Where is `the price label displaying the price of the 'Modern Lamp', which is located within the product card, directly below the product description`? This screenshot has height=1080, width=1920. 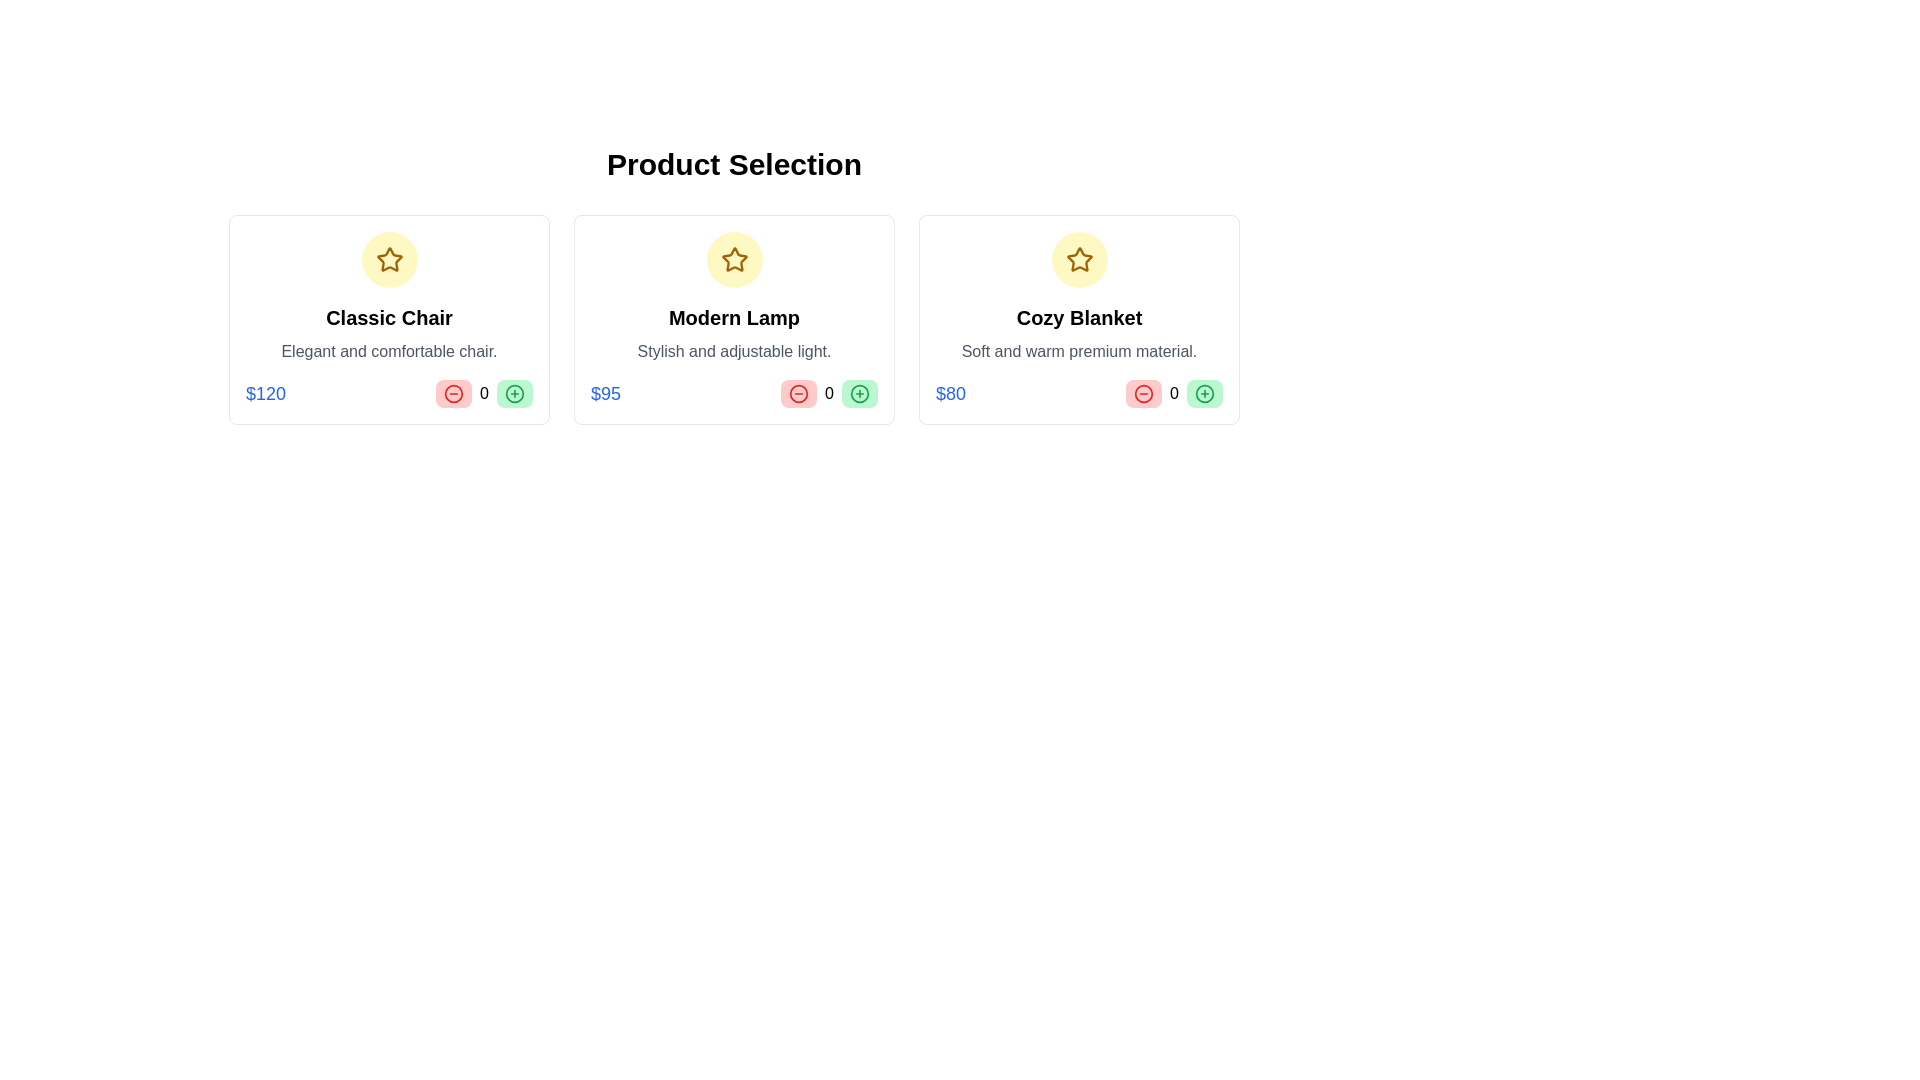 the price label displaying the price of the 'Modern Lamp', which is located within the product card, directly below the product description is located at coordinates (604, 393).